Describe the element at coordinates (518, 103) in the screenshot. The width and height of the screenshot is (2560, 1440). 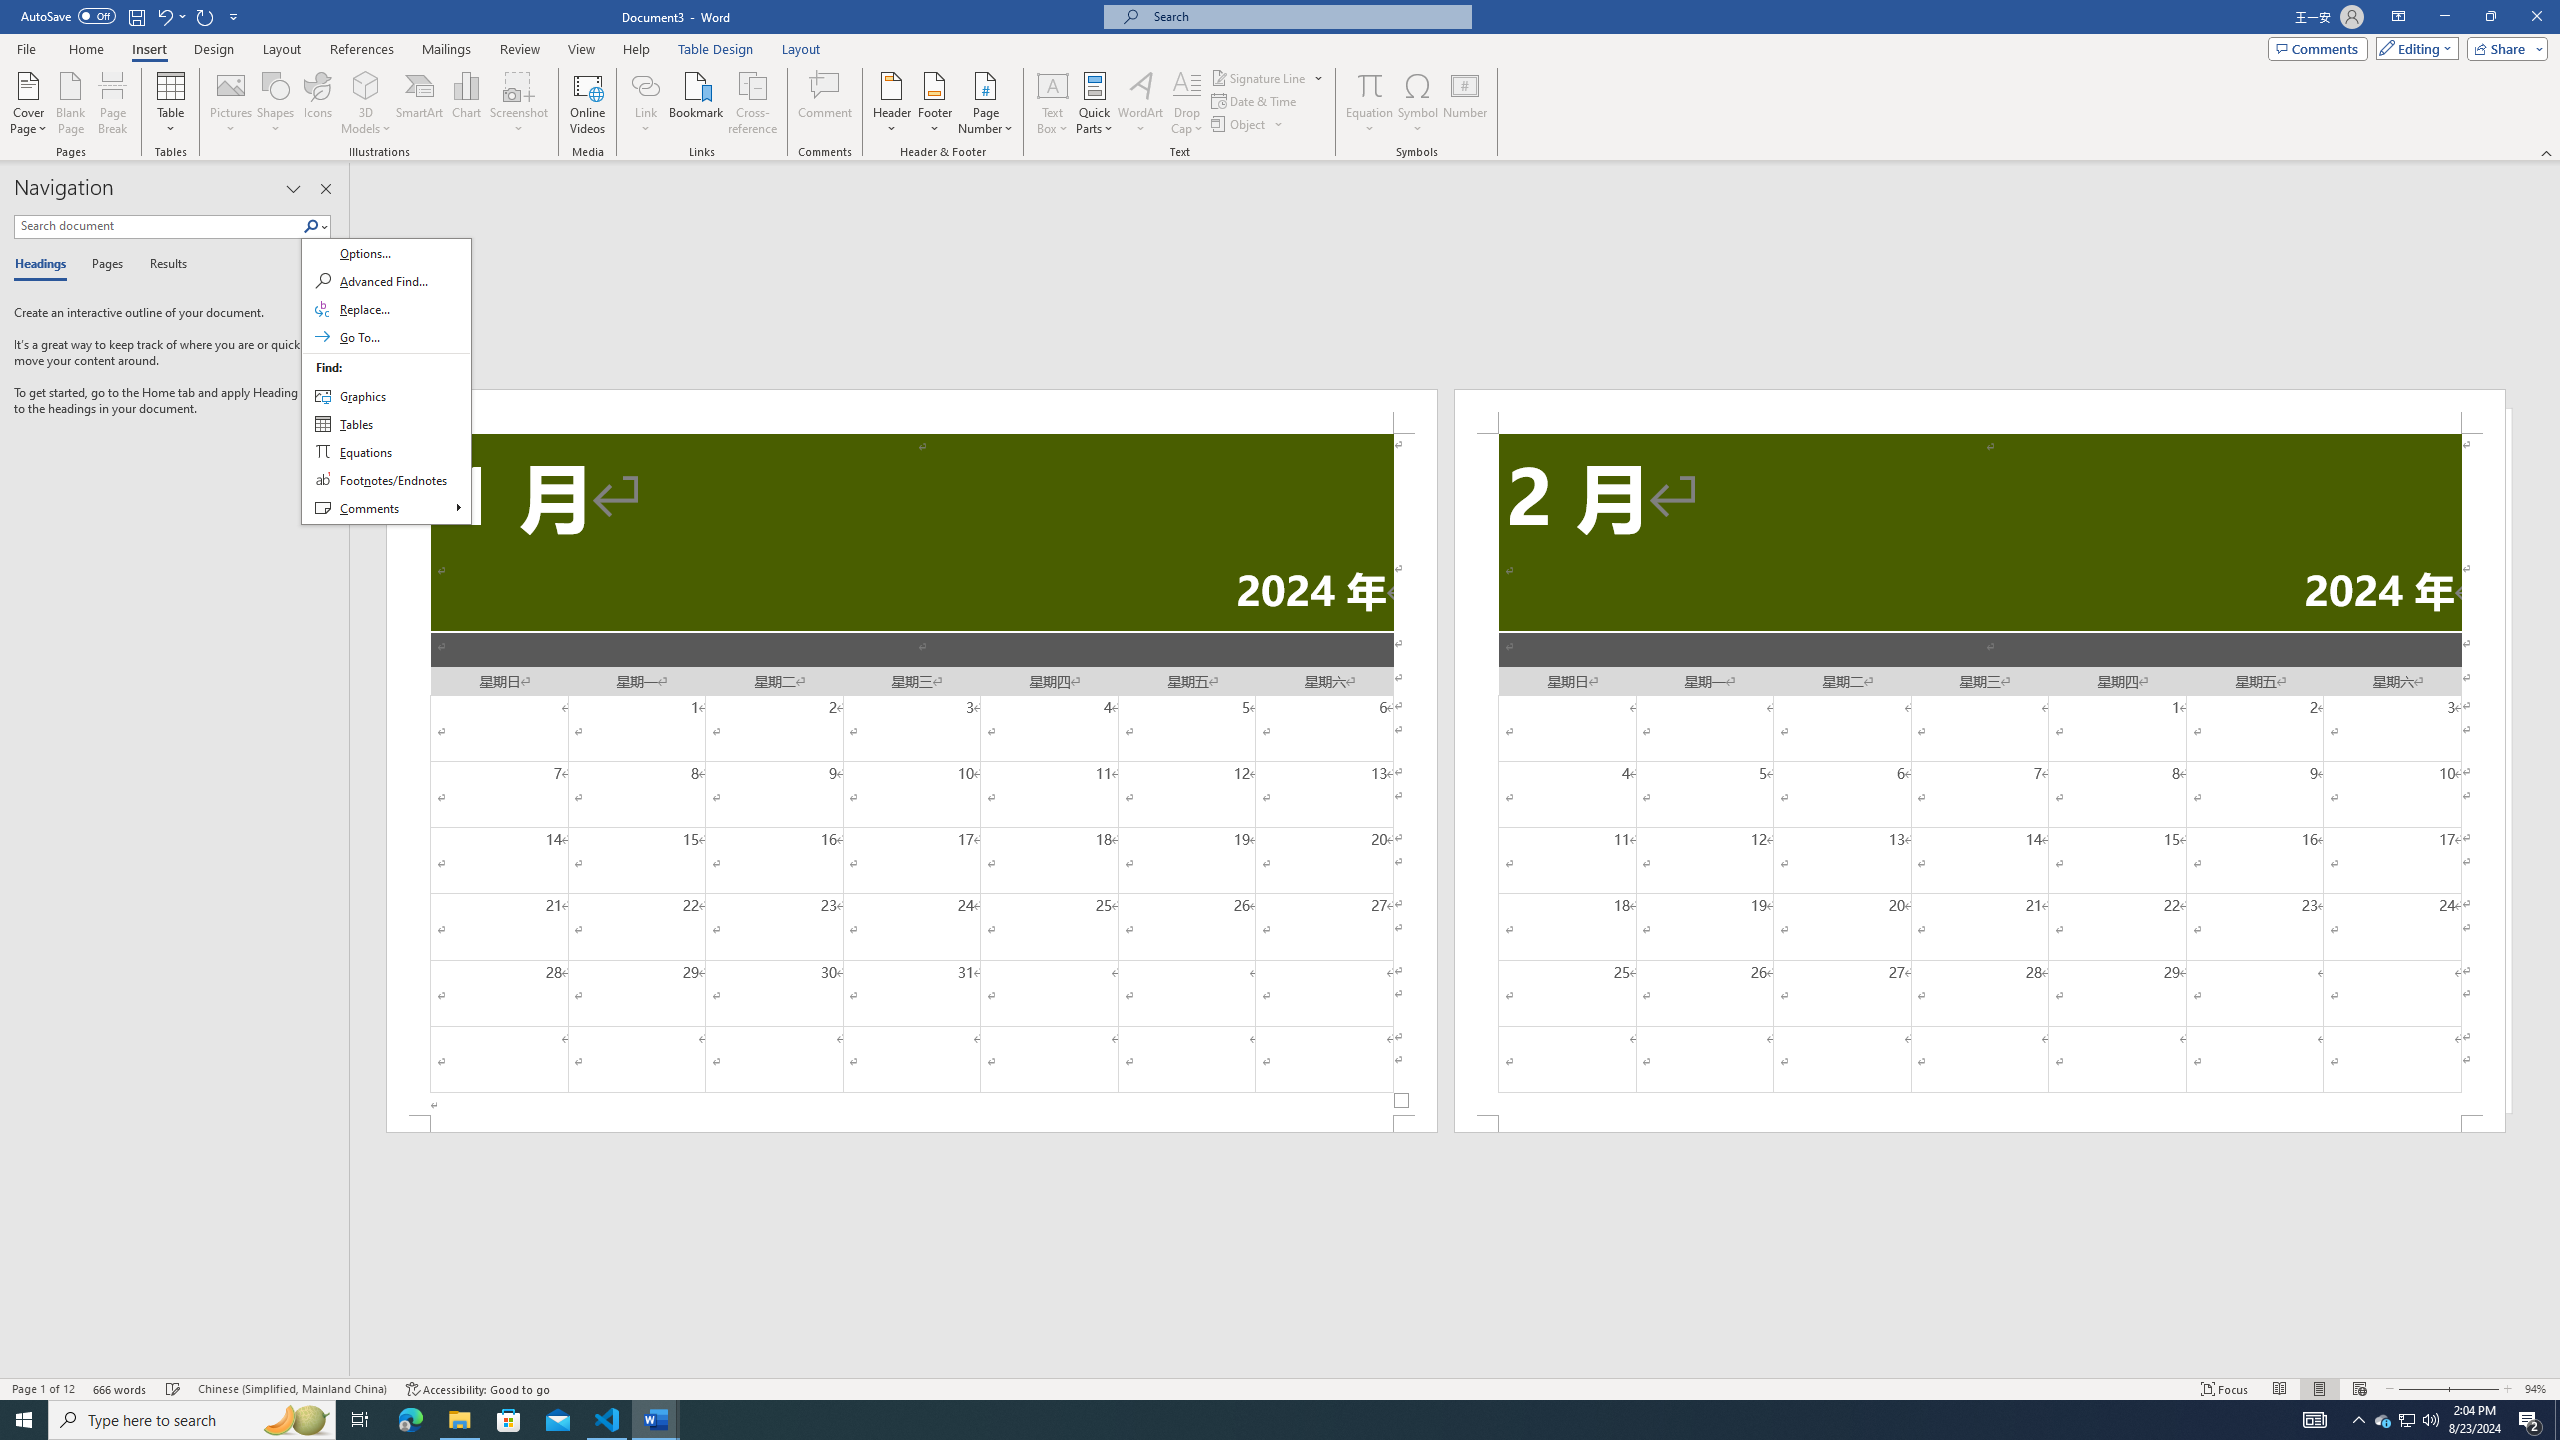
I see `'Screenshot'` at that location.